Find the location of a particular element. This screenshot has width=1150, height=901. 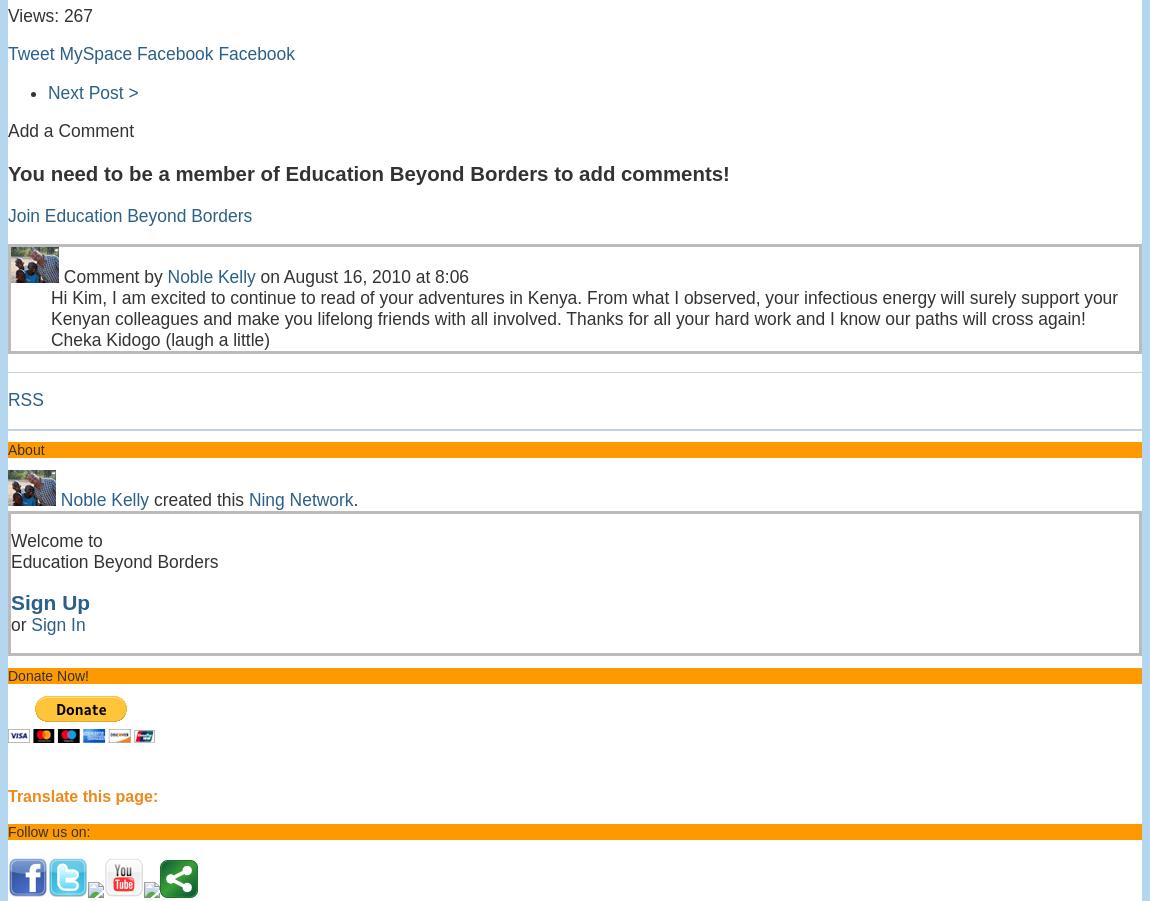

'Sign In' is located at coordinates (56, 623).